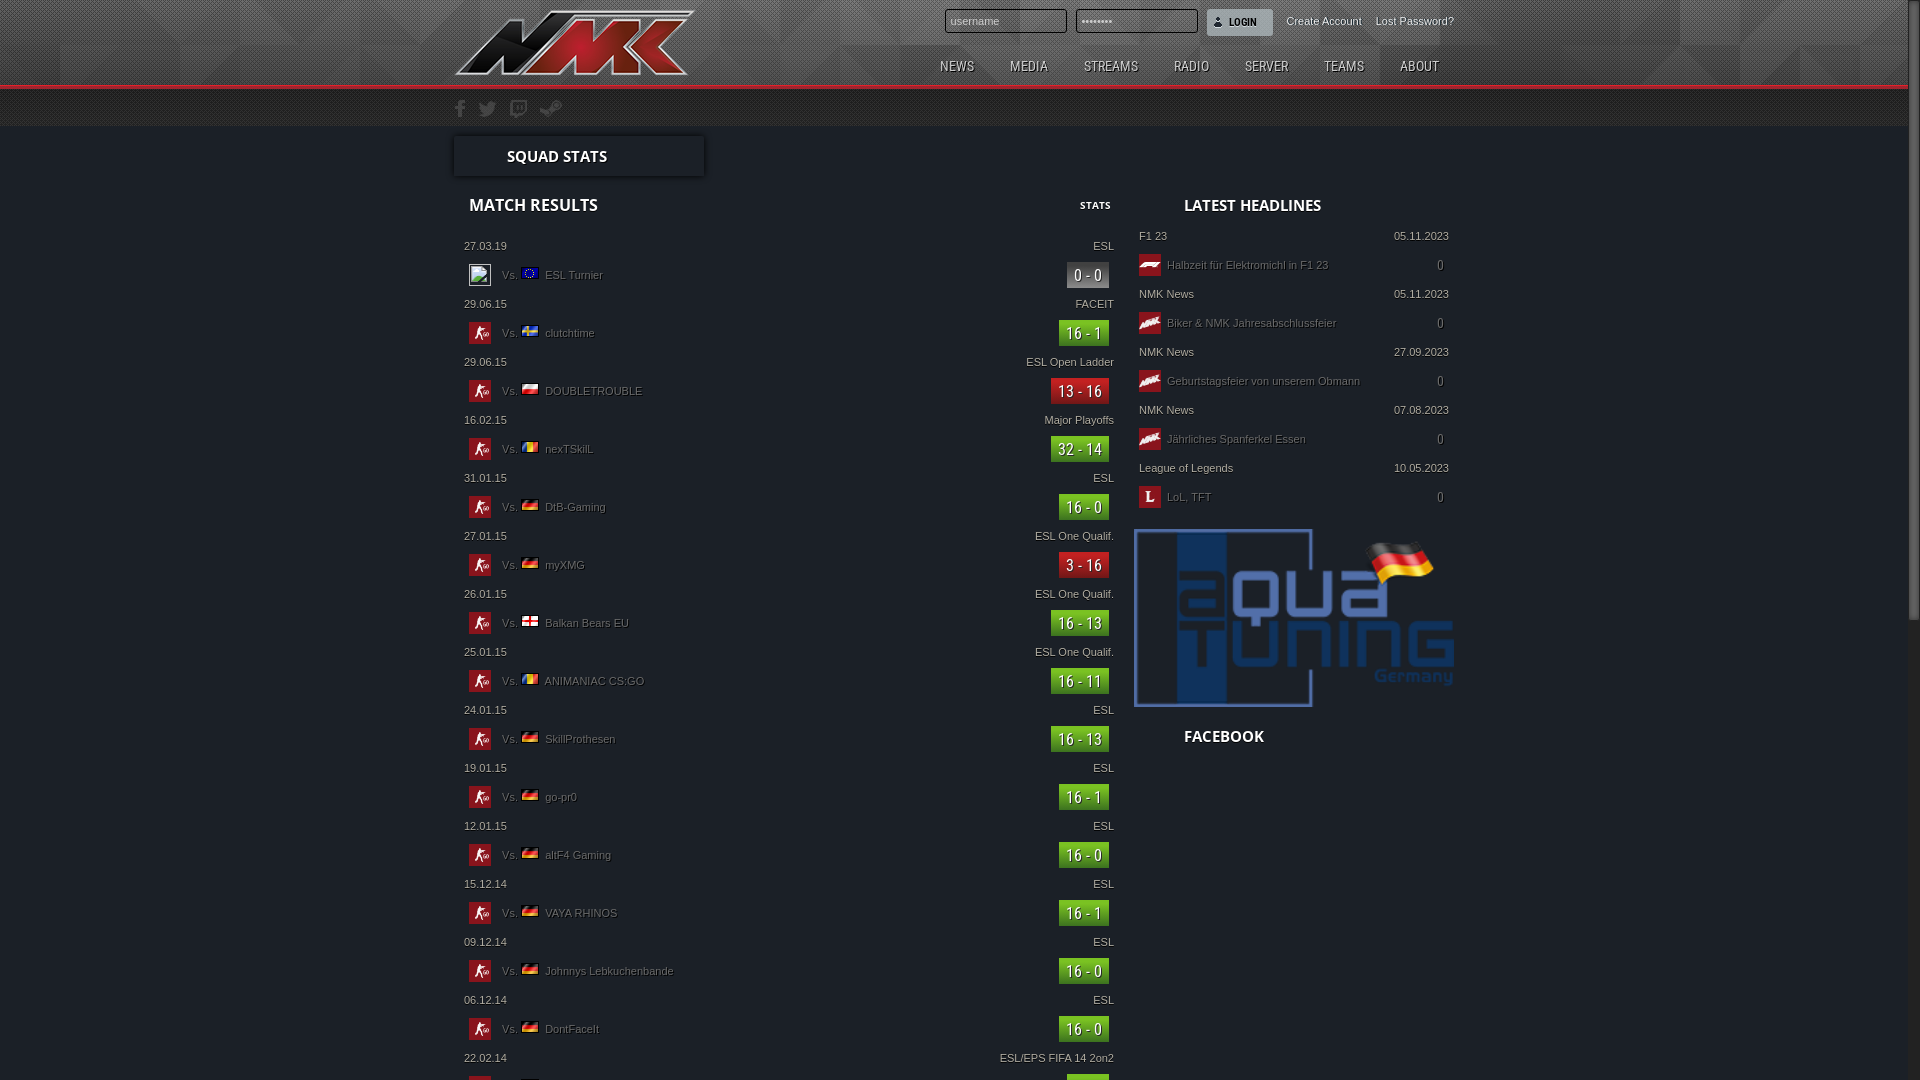 The width and height of the screenshot is (1920, 1080). Describe the element at coordinates (955, 64) in the screenshot. I see `'NEWS'` at that location.